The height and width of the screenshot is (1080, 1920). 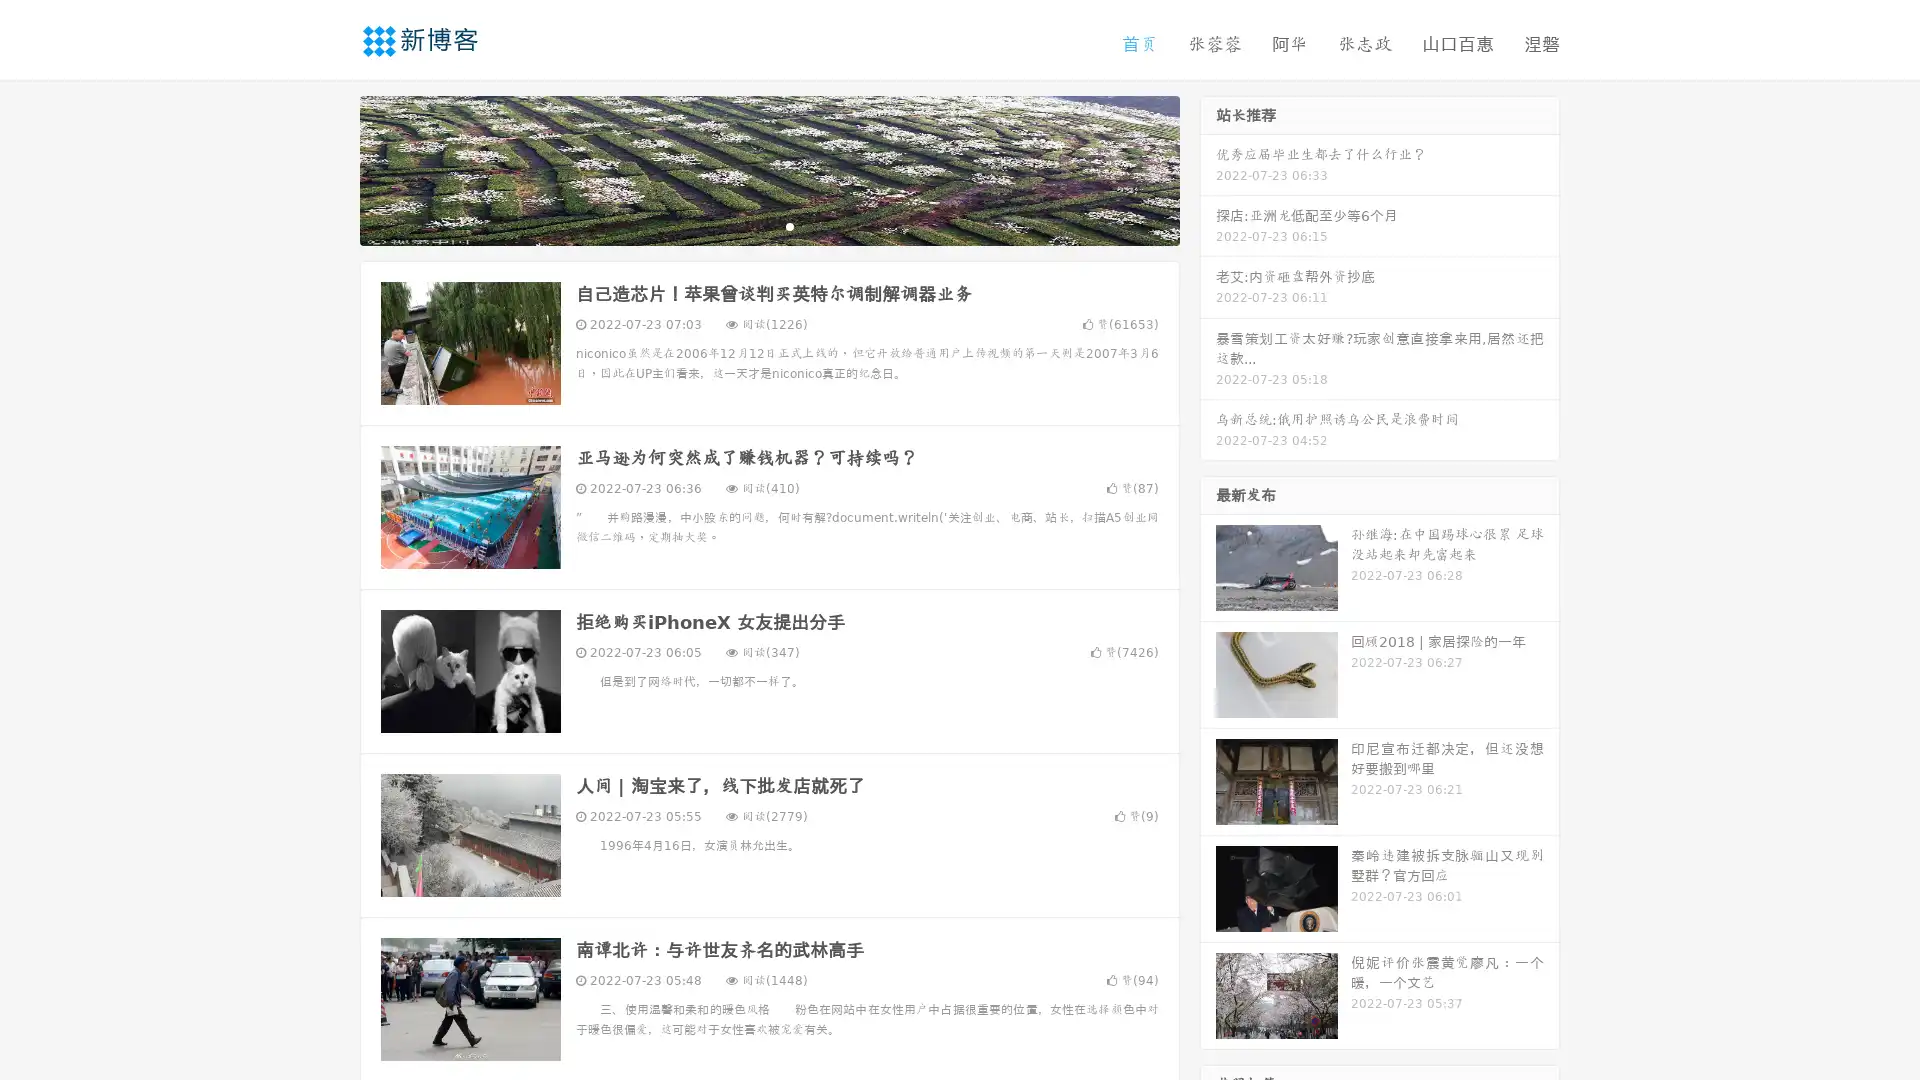 What do you see at coordinates (768, 225) in the screenshot?
I see `Go to slide 2` at bounding box center [768, 225].